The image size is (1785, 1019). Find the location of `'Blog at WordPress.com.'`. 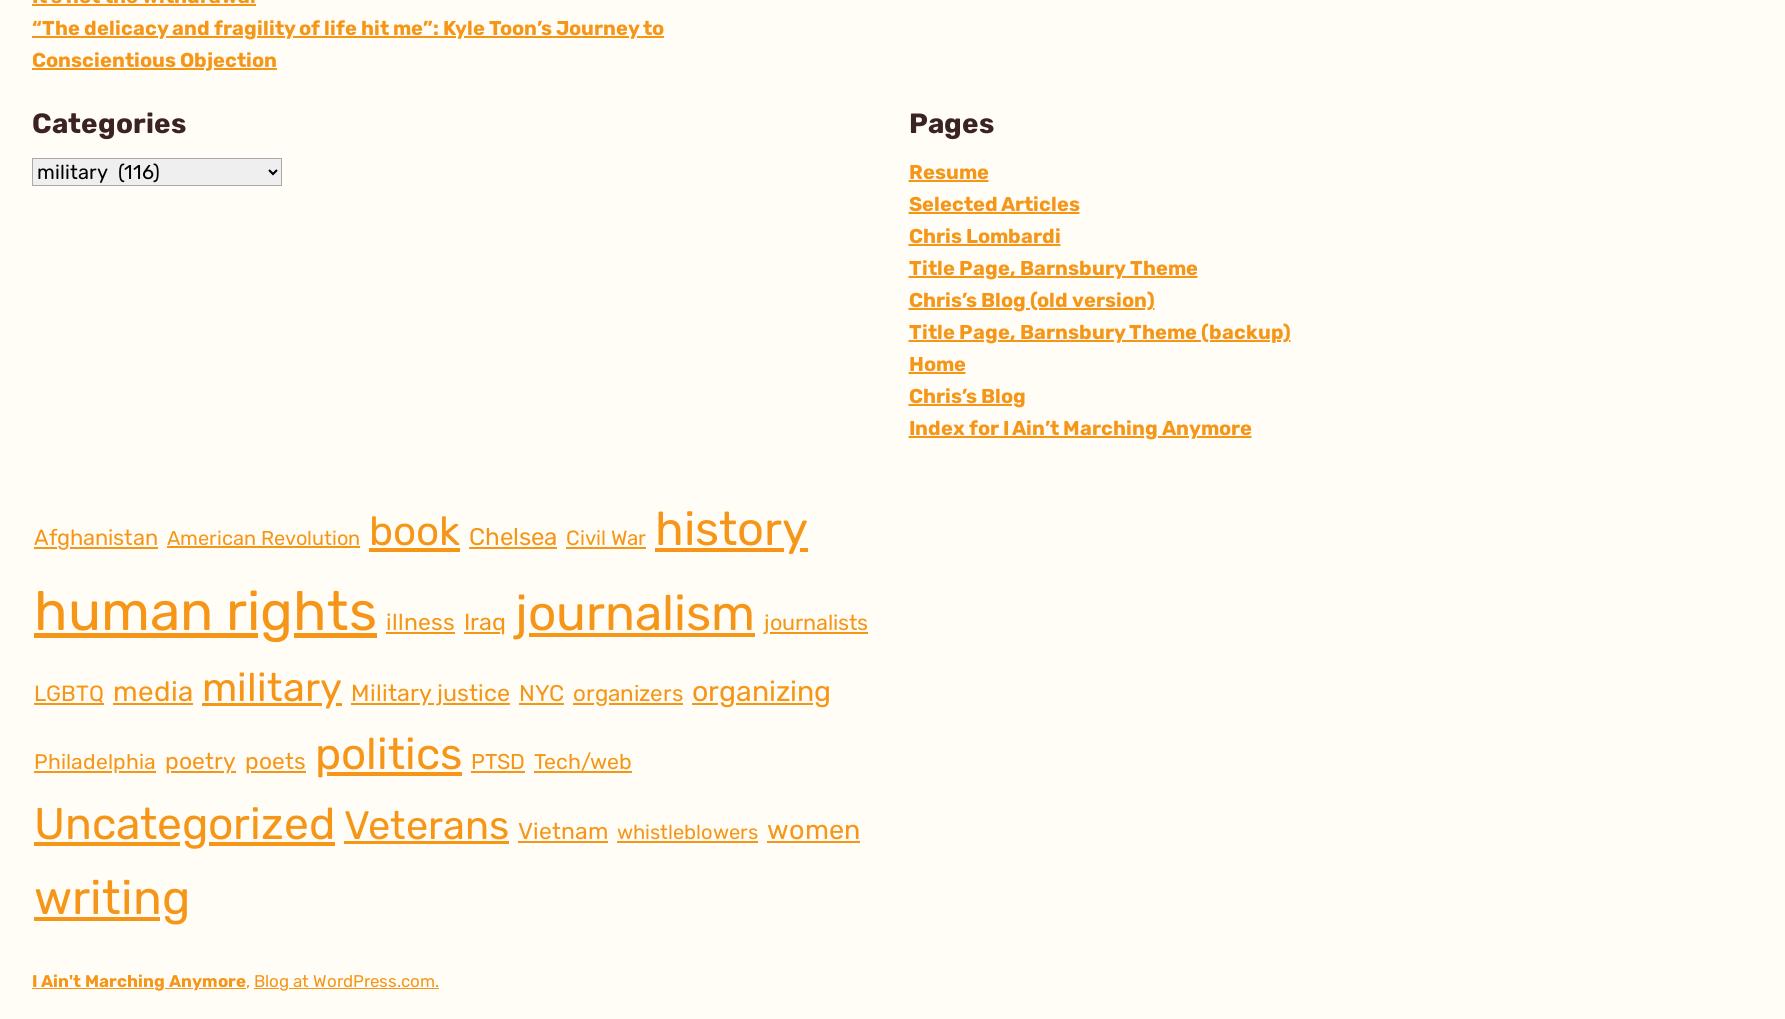

'Blog at WordPress.com.' is located at coordinates (346, 980).